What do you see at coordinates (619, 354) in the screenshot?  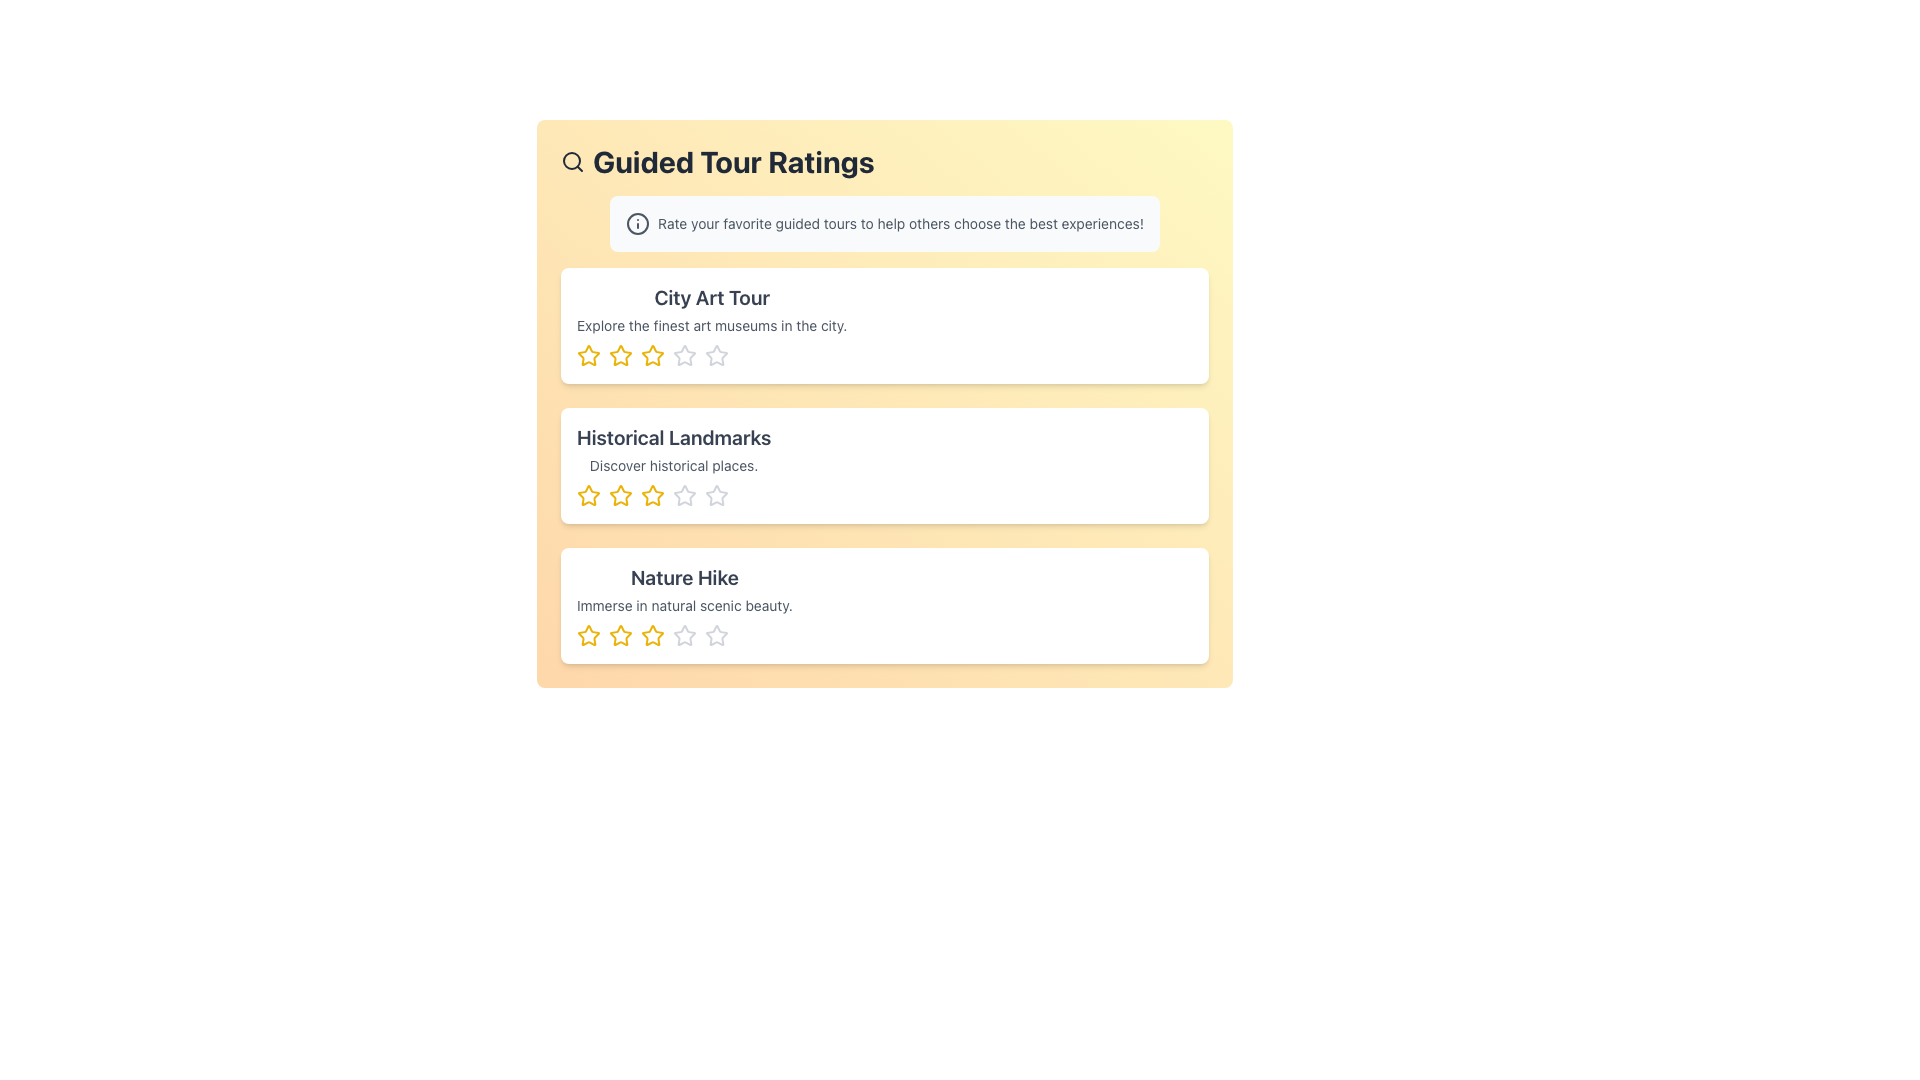 I see `the first star icon in the rating control for the 'City Art Tour' card to assign a rating of one star` at bounding box center [619, 354].